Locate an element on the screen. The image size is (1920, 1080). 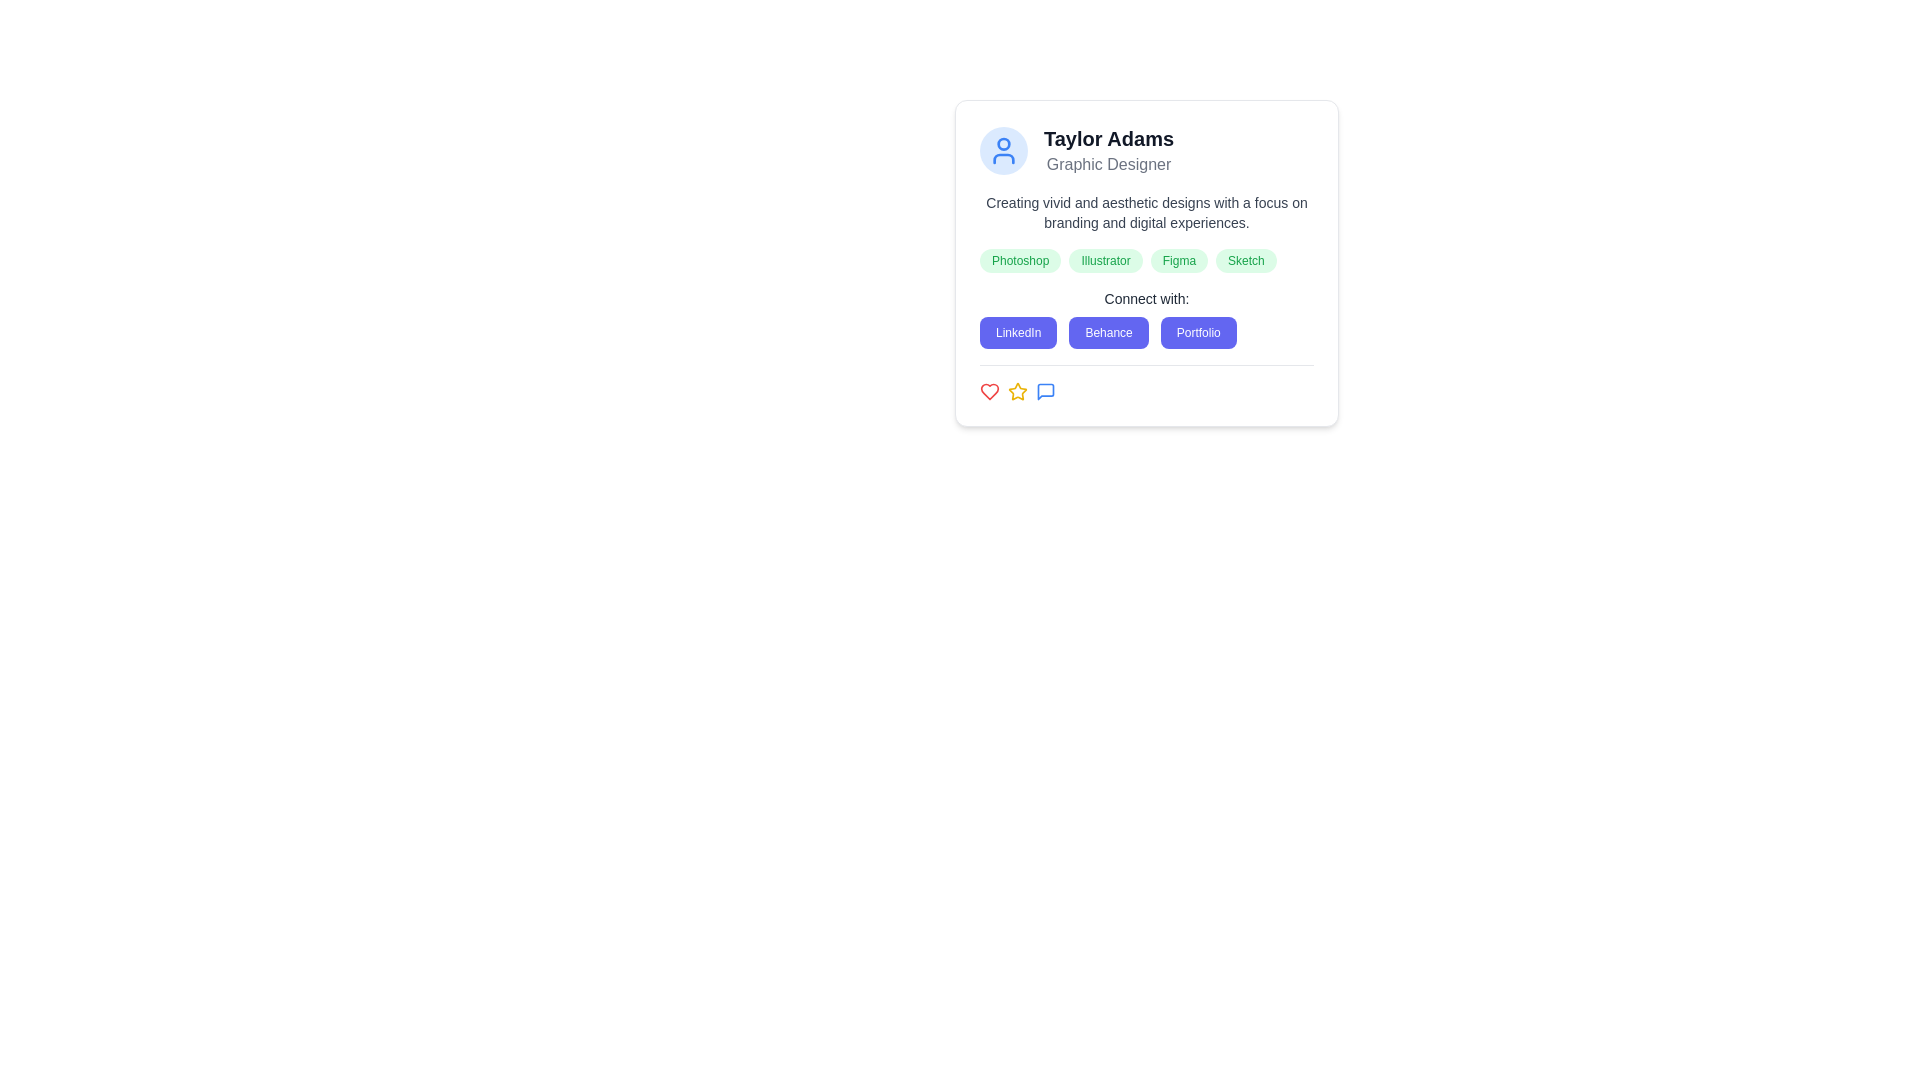
the compact, rounded rectangular badge with a light green background and bold green text that reads 'Figma', which is the third badge in the horizontal list of skill badges is located at coordinates (1179, 260).